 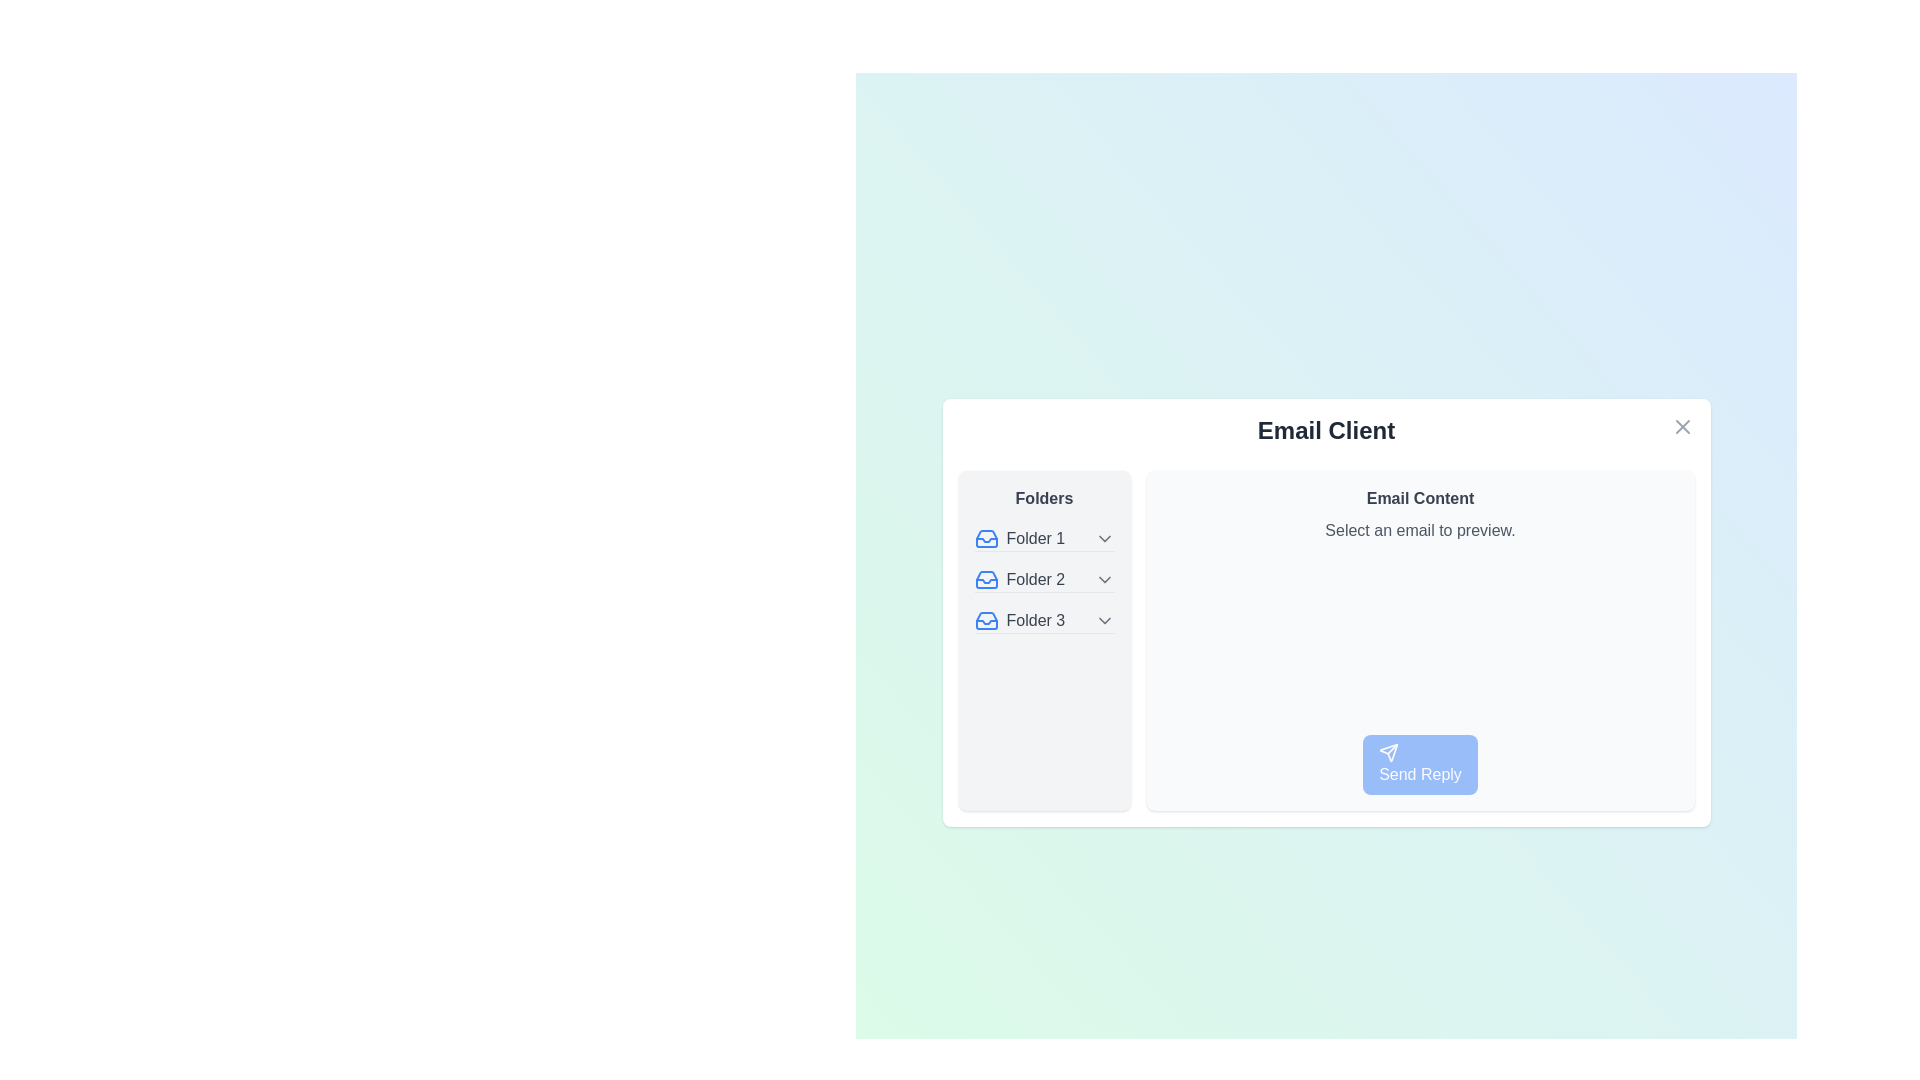 I want to click on the stylized inbox icon located in the second item of the 'Folders' list, adjacent to the label 'Folder 2.', so click(x=986, y=579).